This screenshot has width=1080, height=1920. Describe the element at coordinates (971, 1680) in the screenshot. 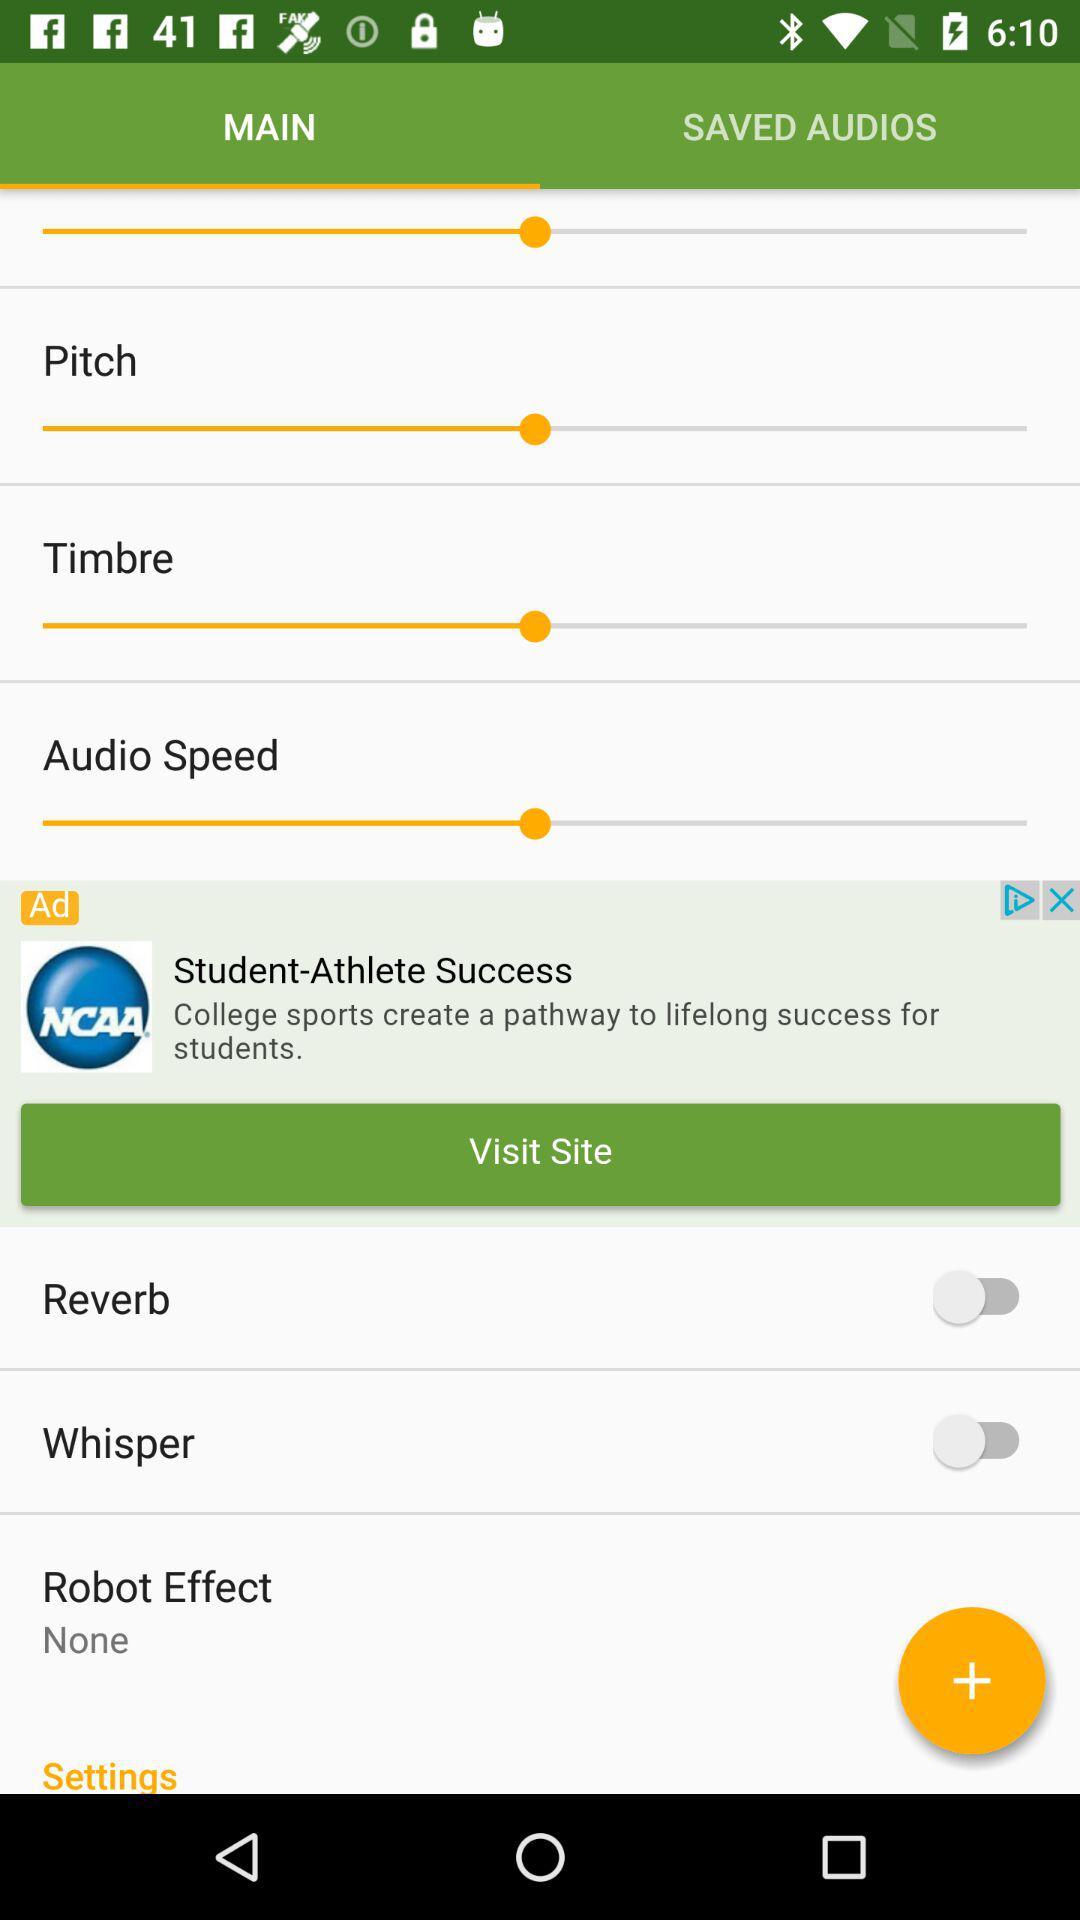

I see `more` at that location.